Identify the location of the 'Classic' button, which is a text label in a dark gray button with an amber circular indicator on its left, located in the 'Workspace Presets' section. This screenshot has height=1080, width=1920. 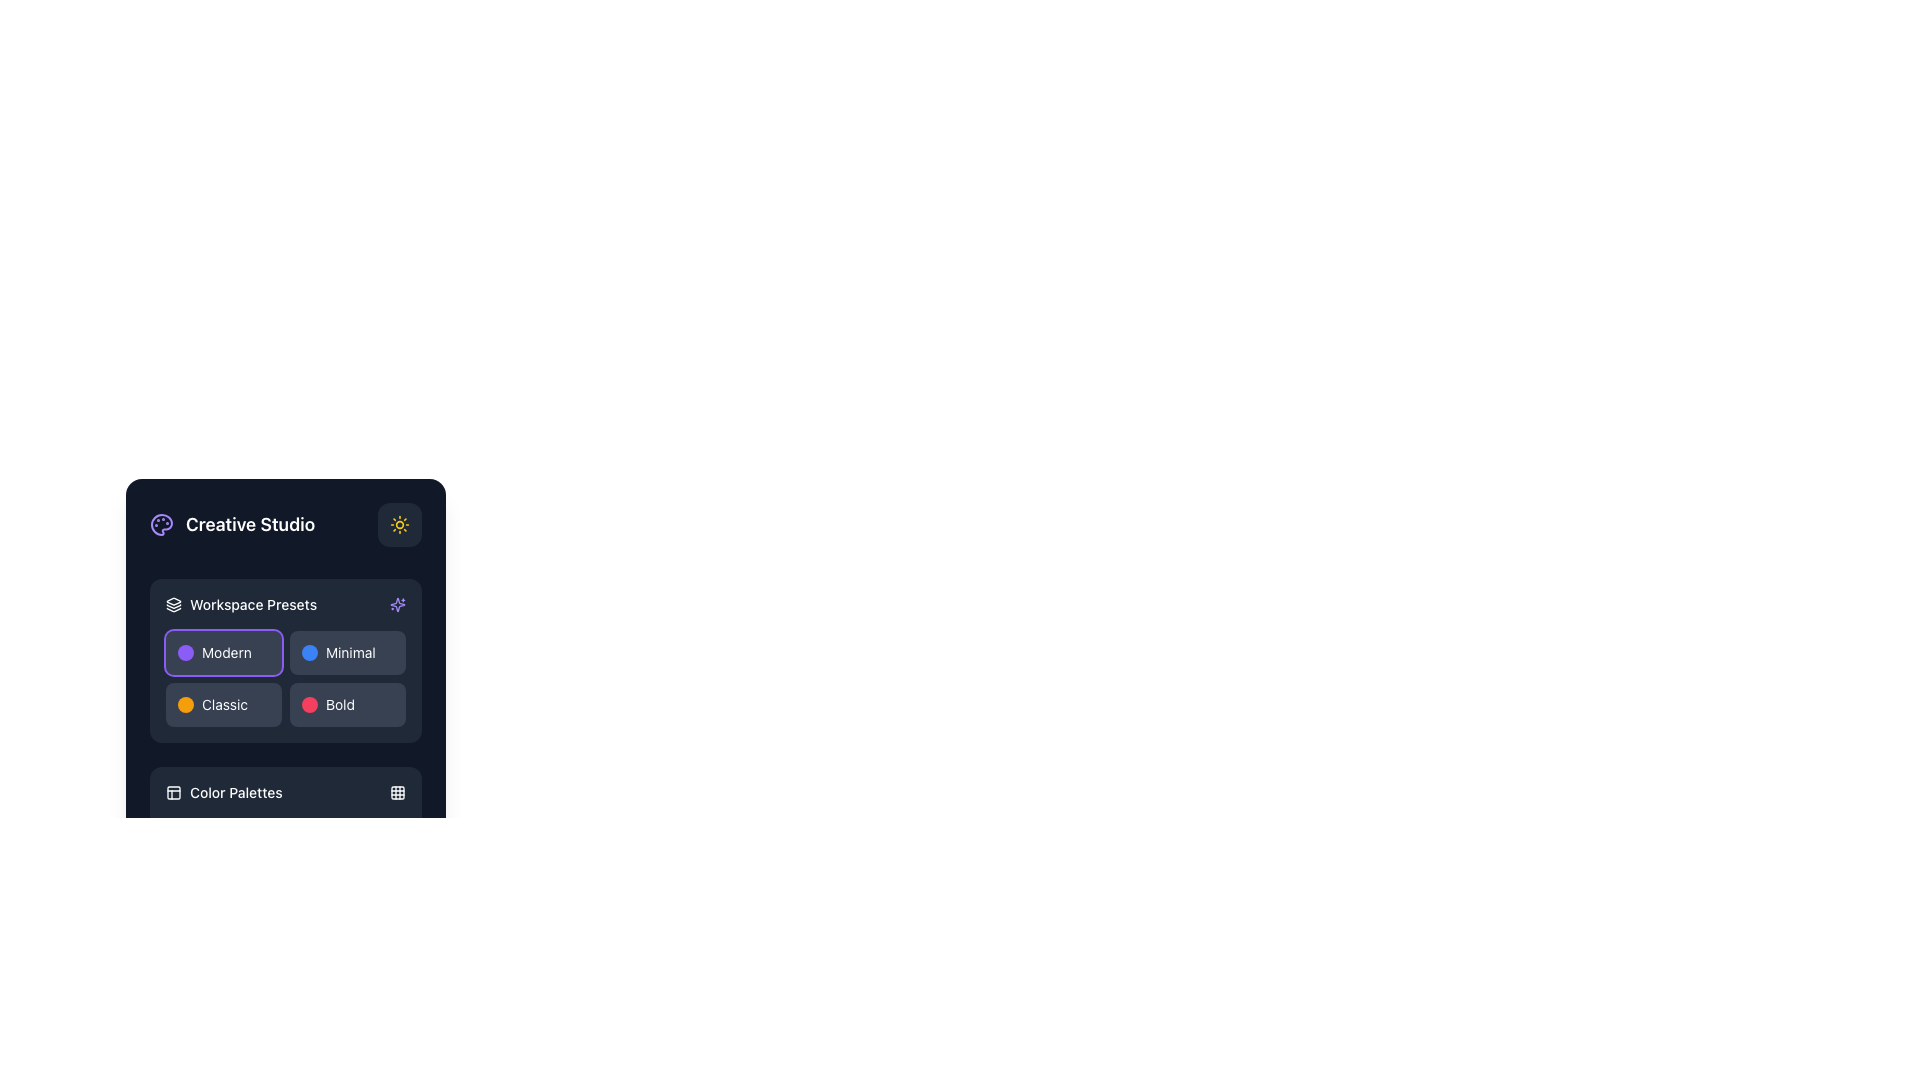
(225, 704).